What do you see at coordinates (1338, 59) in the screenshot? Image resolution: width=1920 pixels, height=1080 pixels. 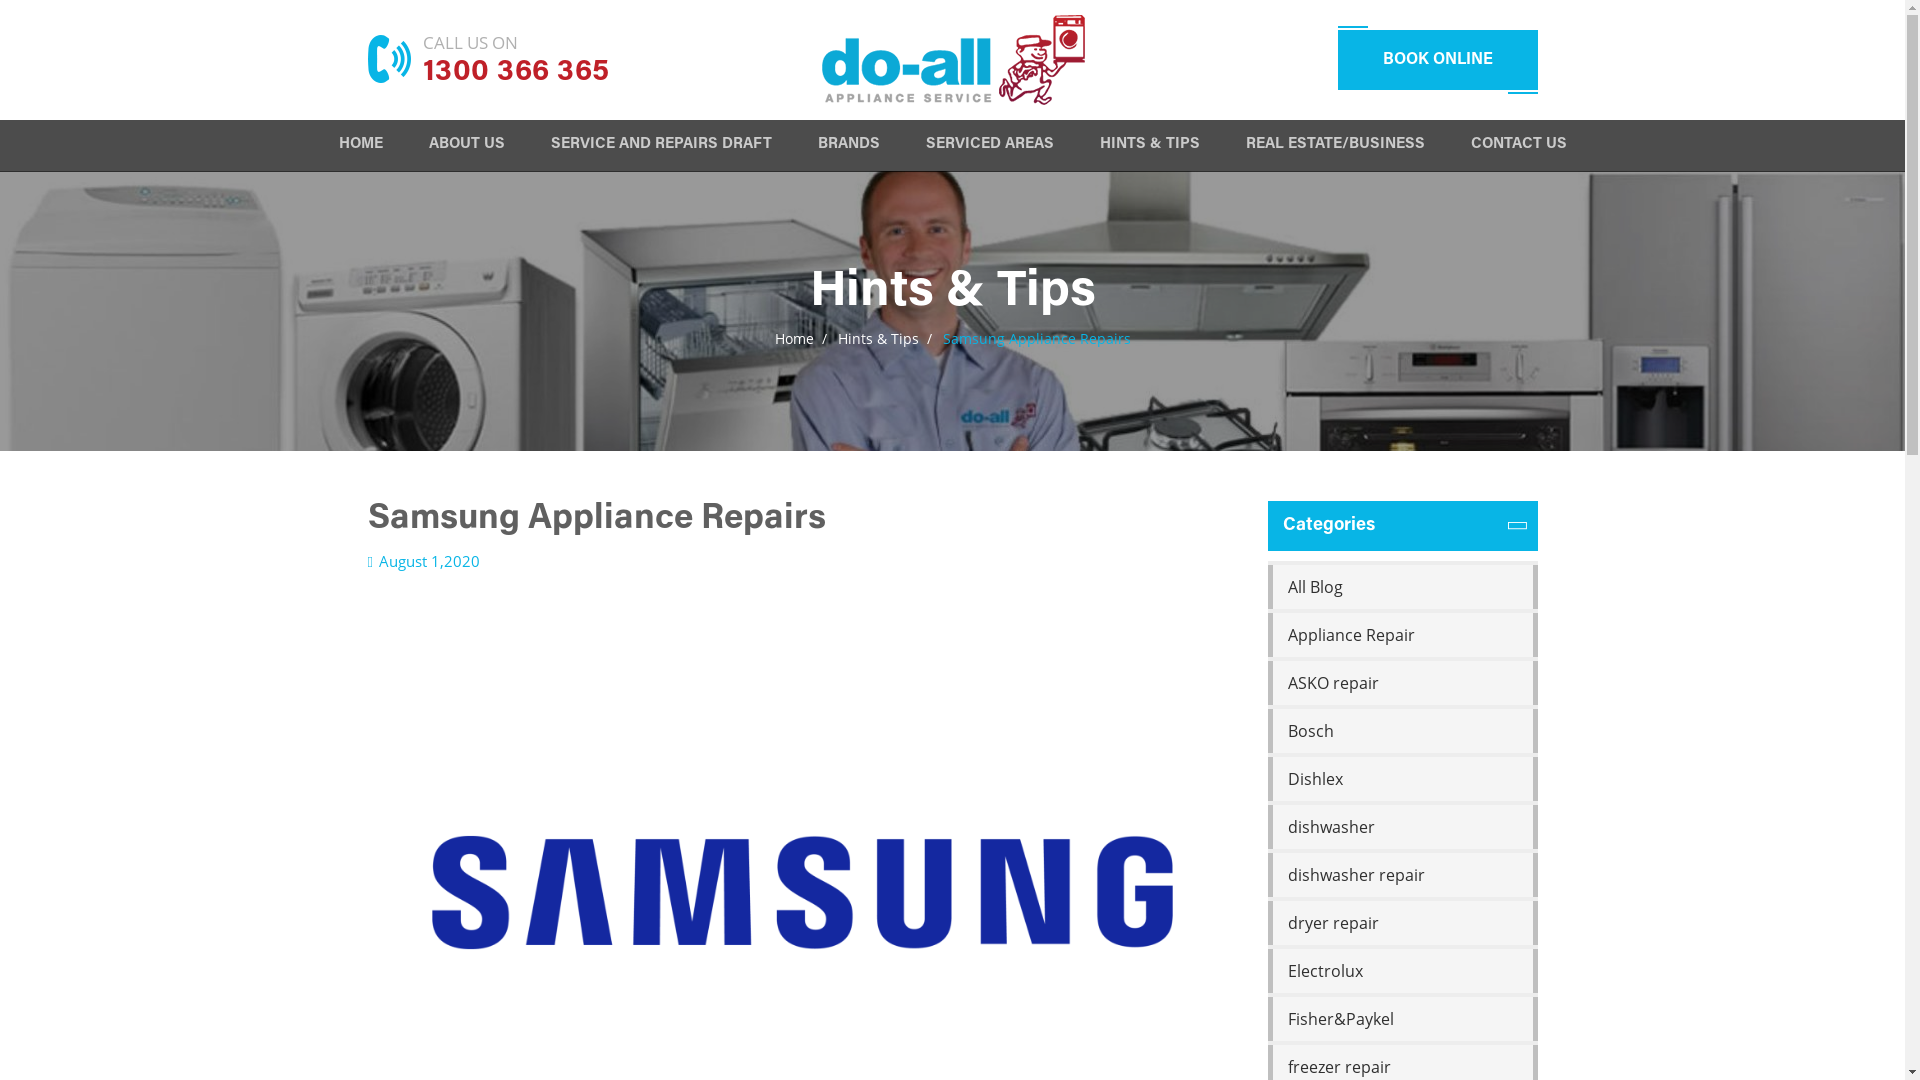 I see `'BOOK ONLINE'` at bounding box center [1338, 59].